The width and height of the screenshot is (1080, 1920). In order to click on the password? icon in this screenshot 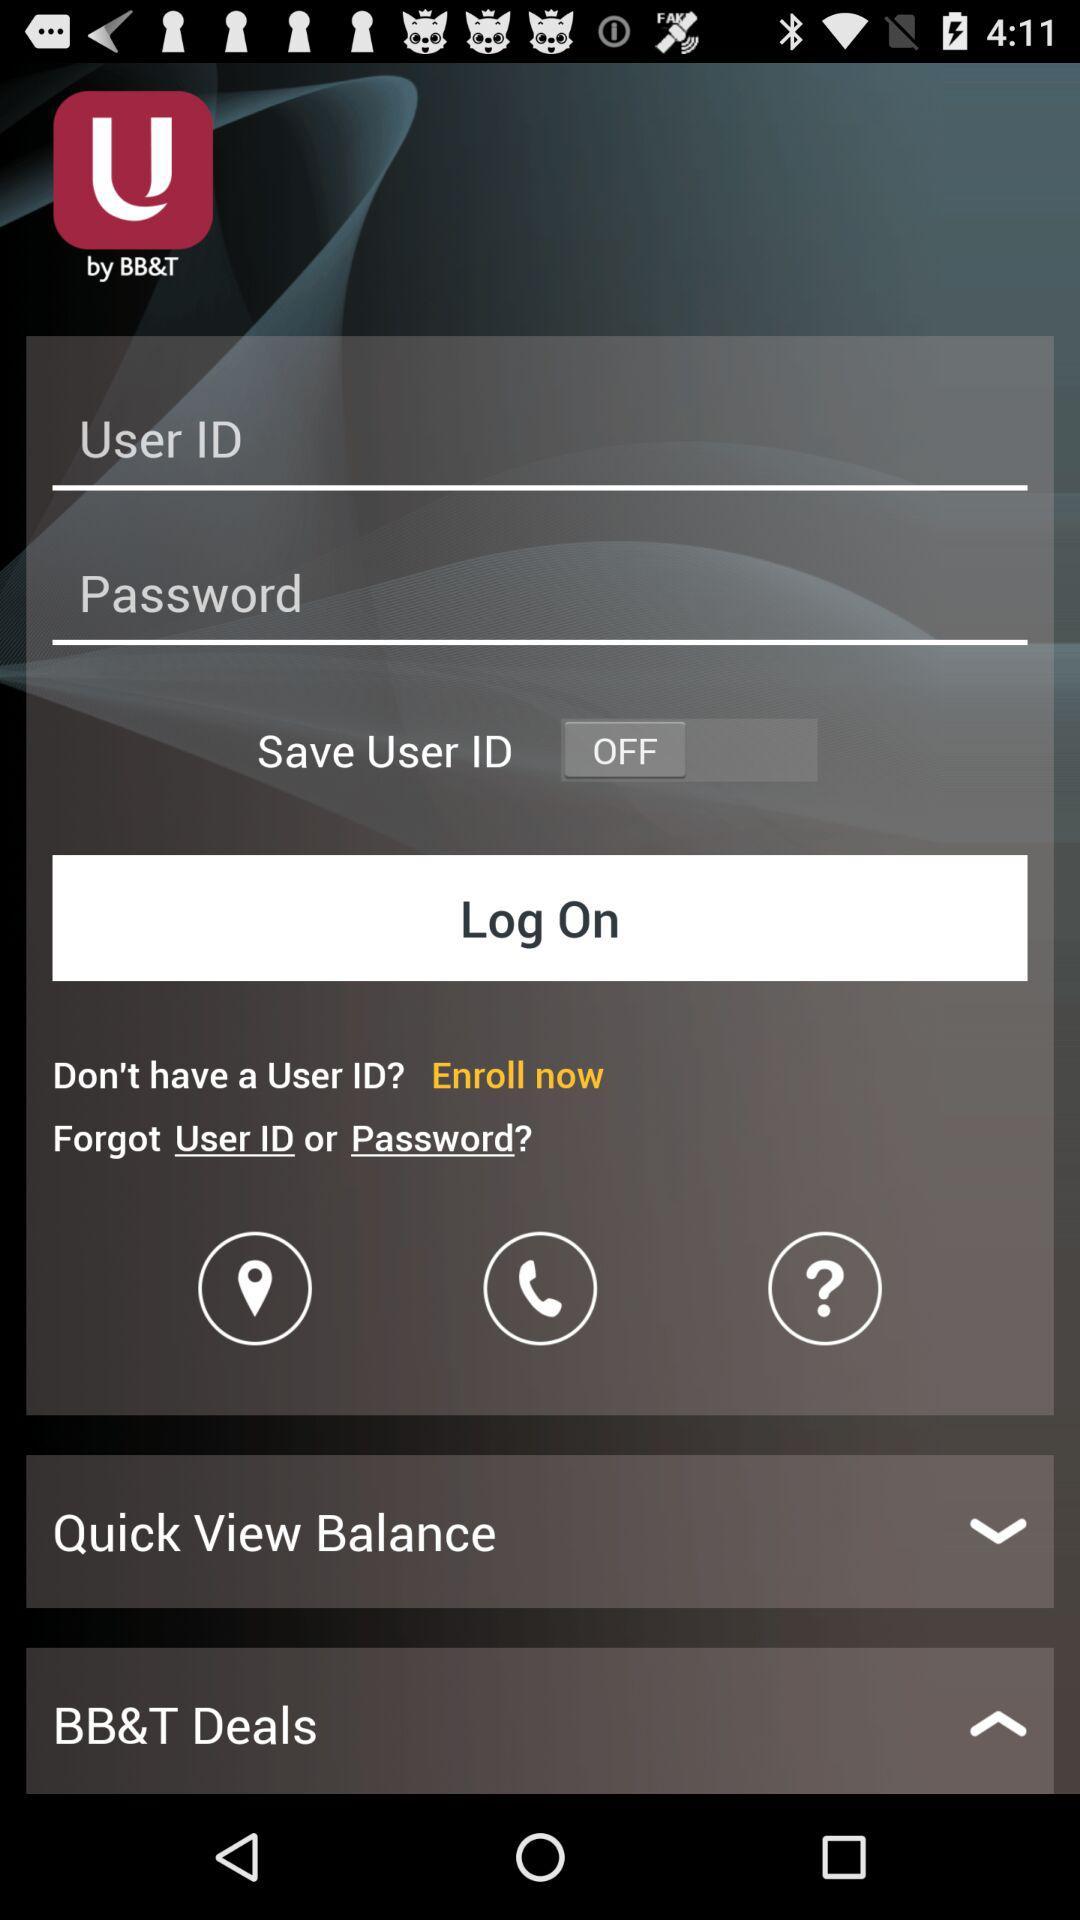, I will do `click(440, 1137)`.